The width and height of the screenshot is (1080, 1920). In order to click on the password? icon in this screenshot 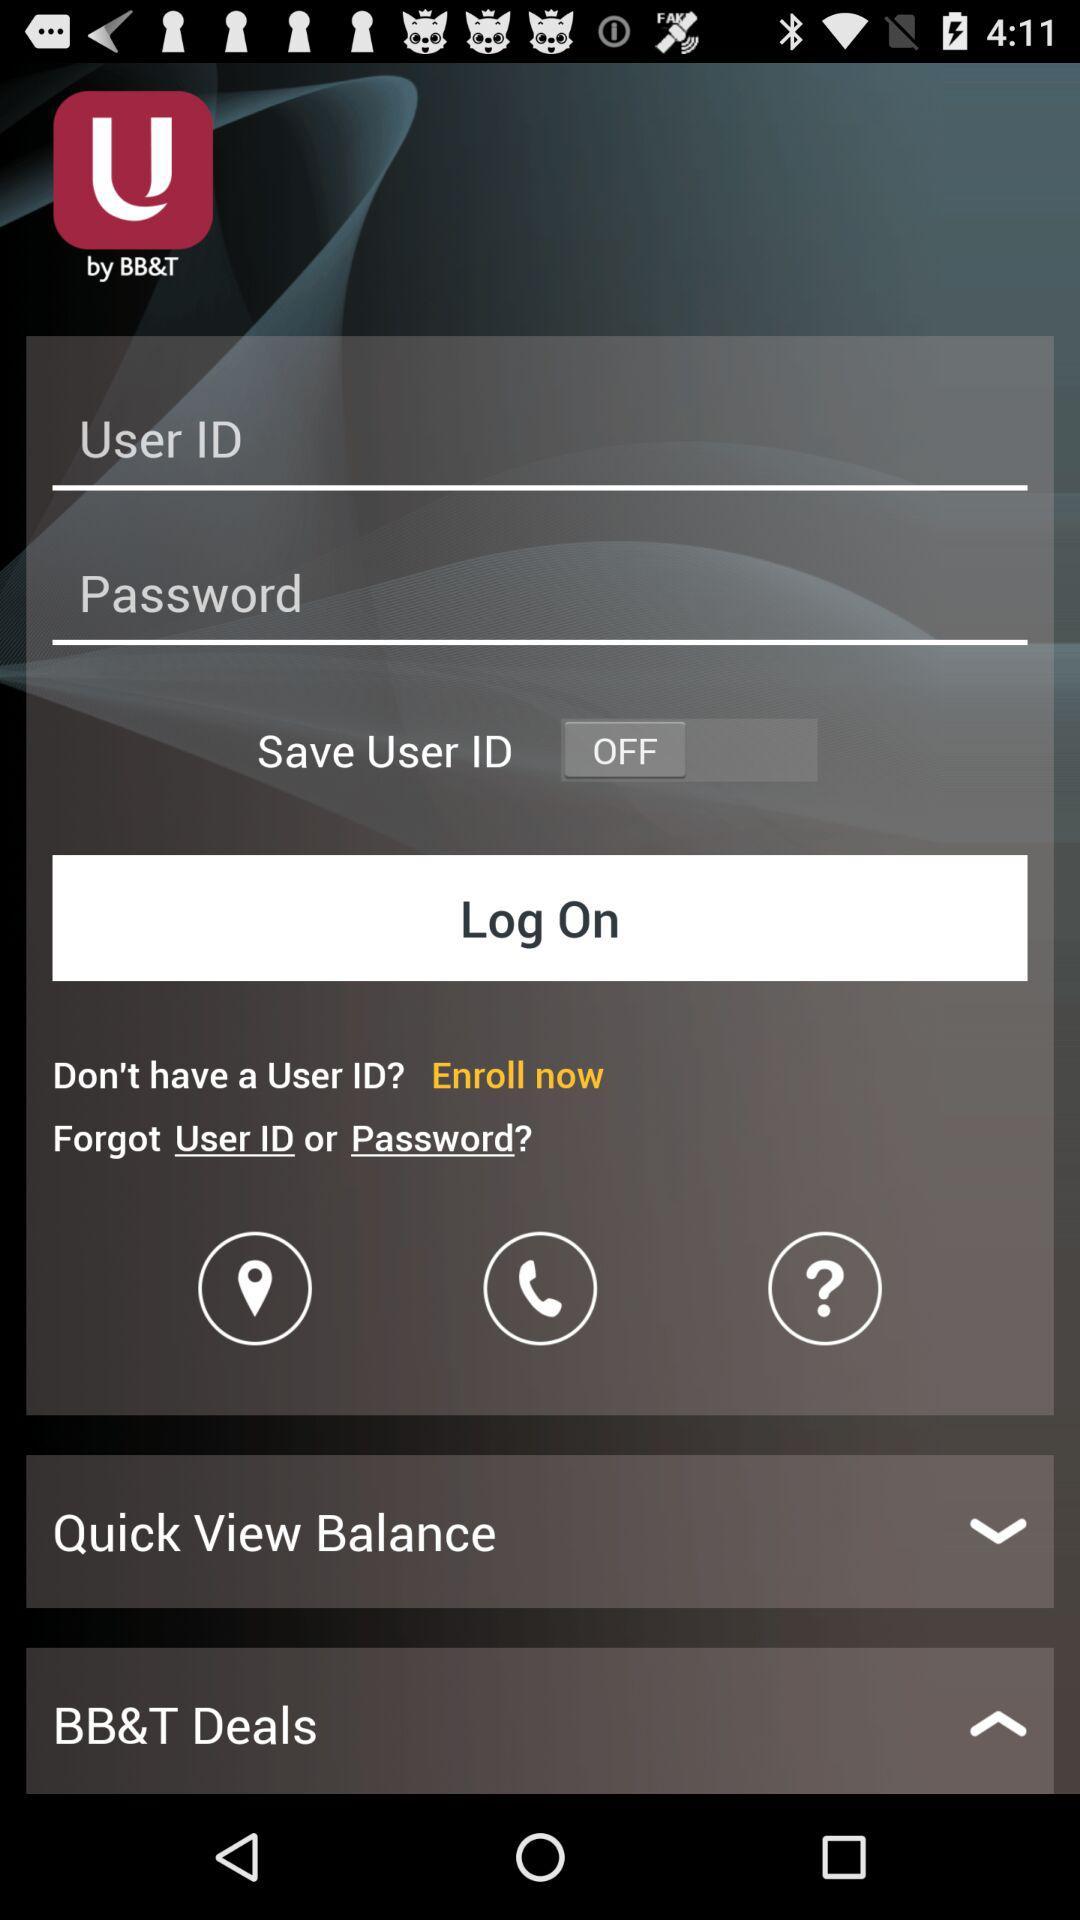, I will do `click(440, 1137)`.